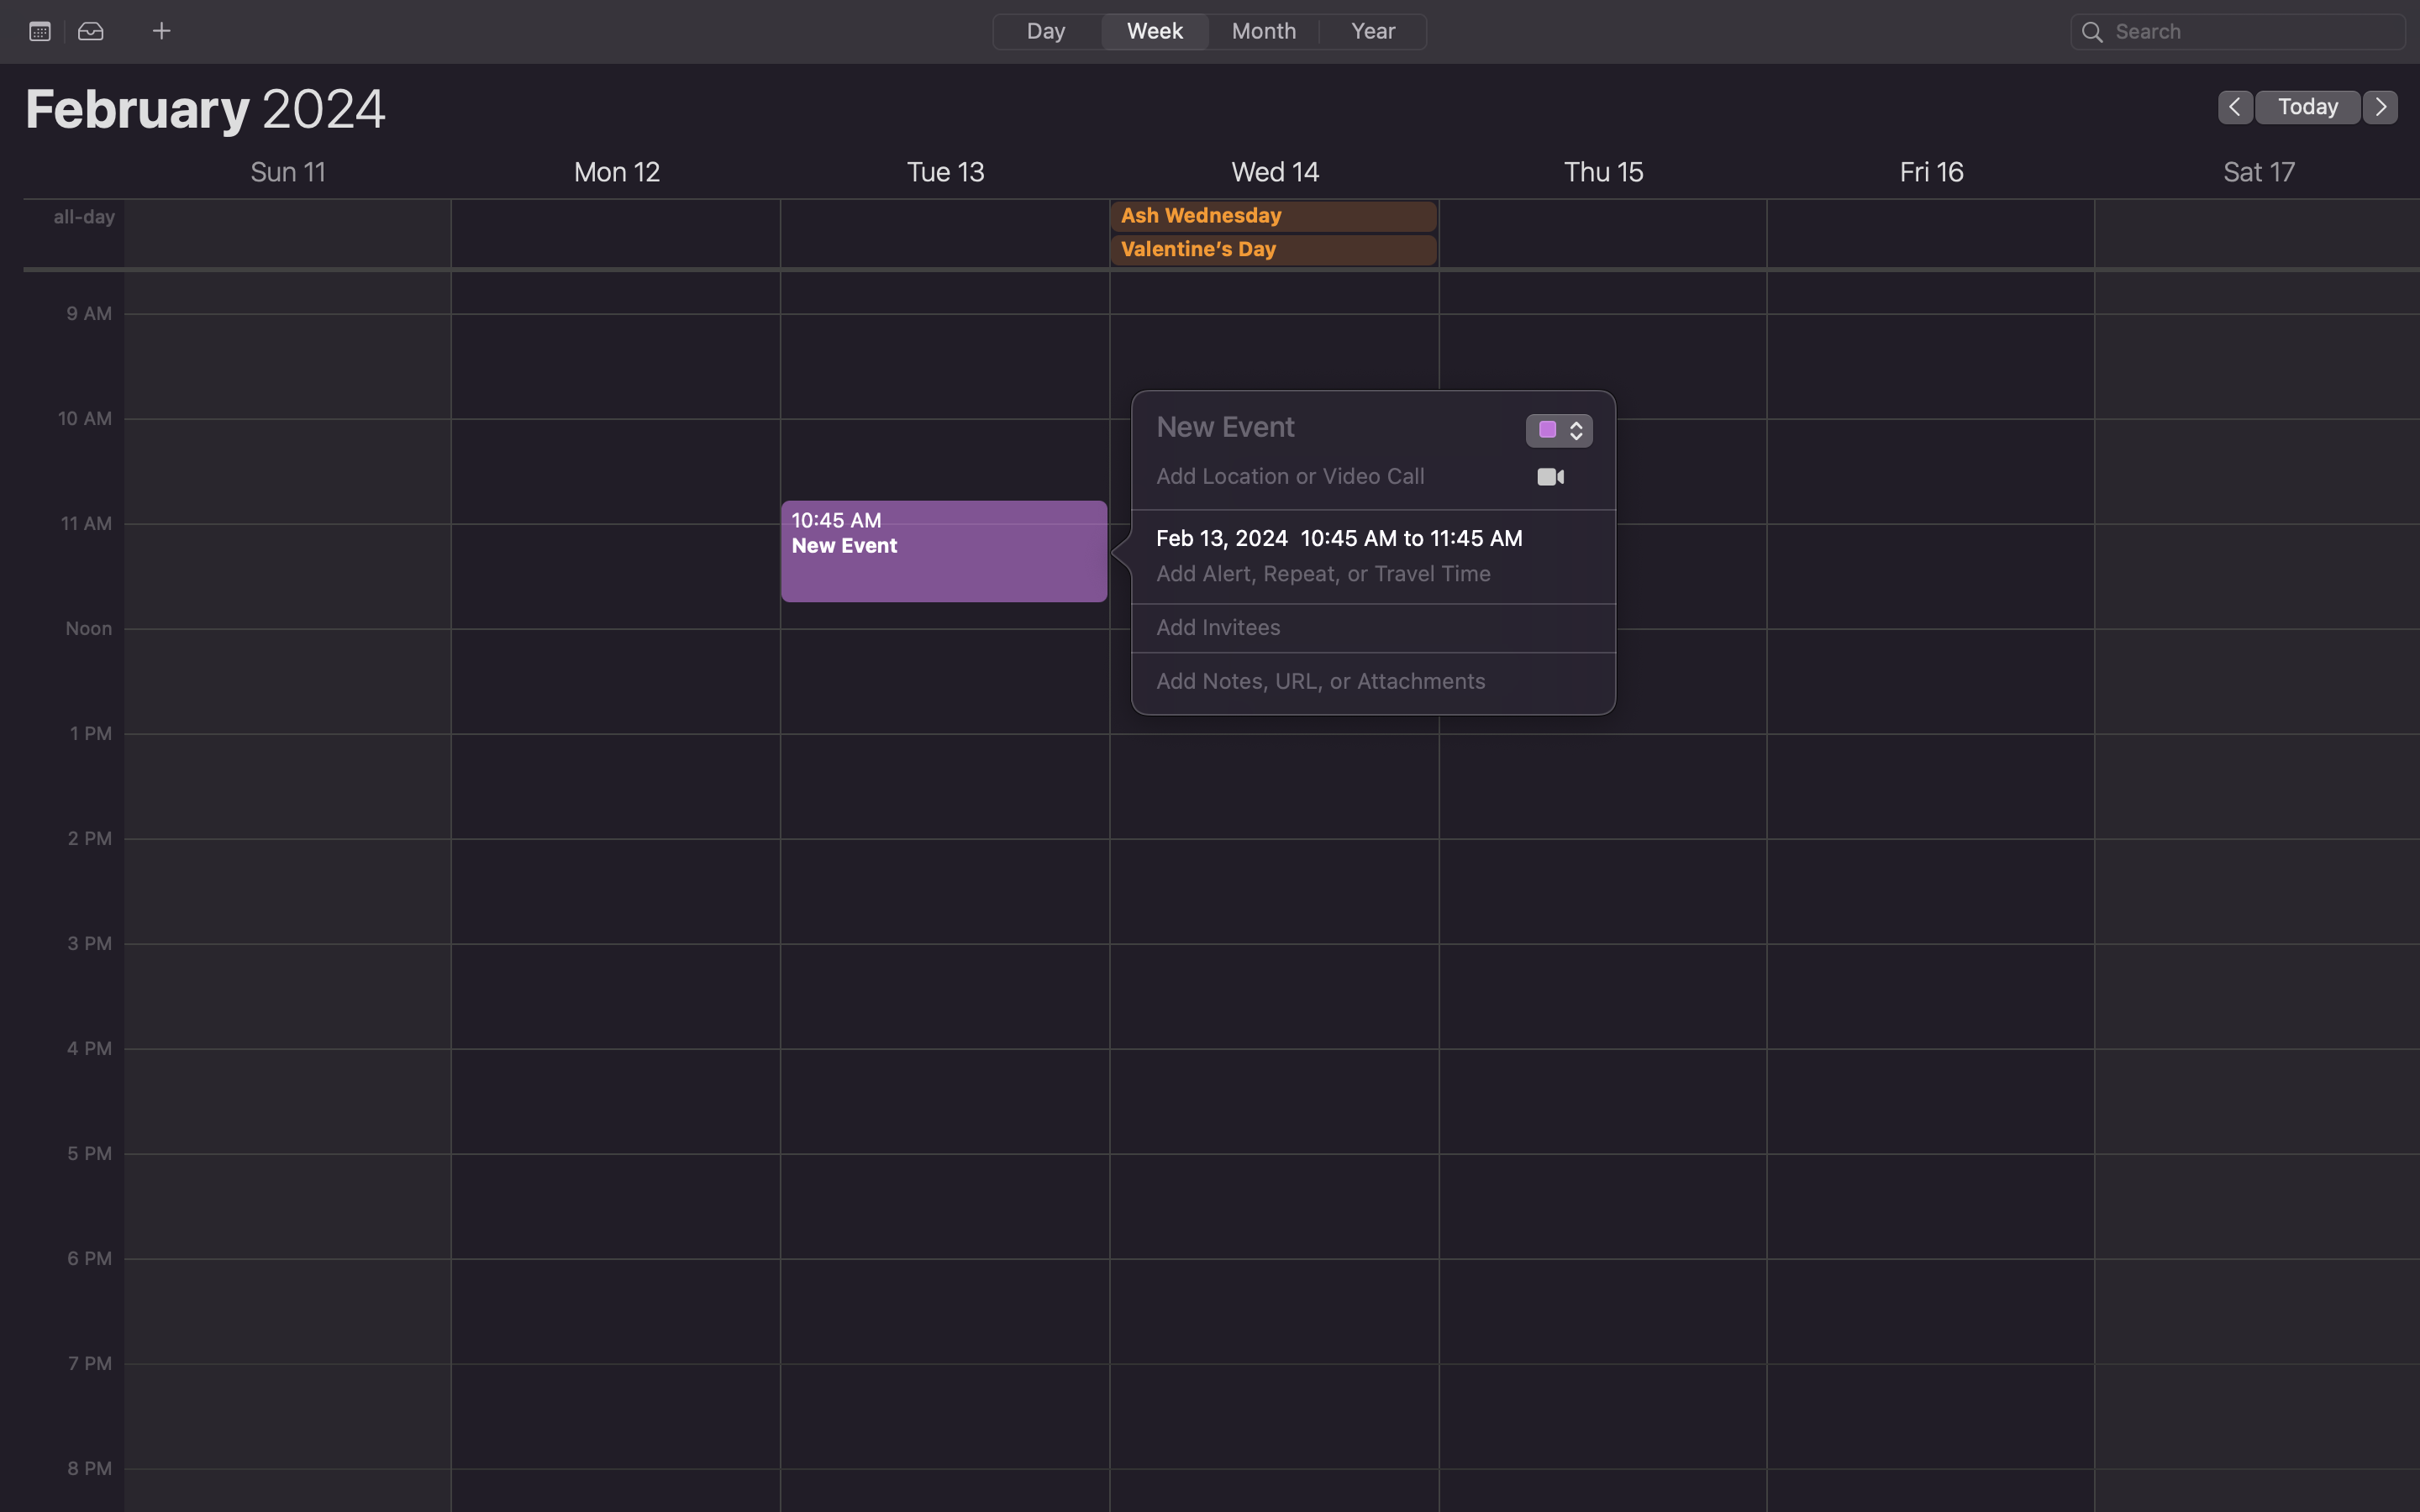 The height and width of the screenshot is (1512, 2420). I want to click on the participant with the email "bob@gmail.com", so click(1351, 628).